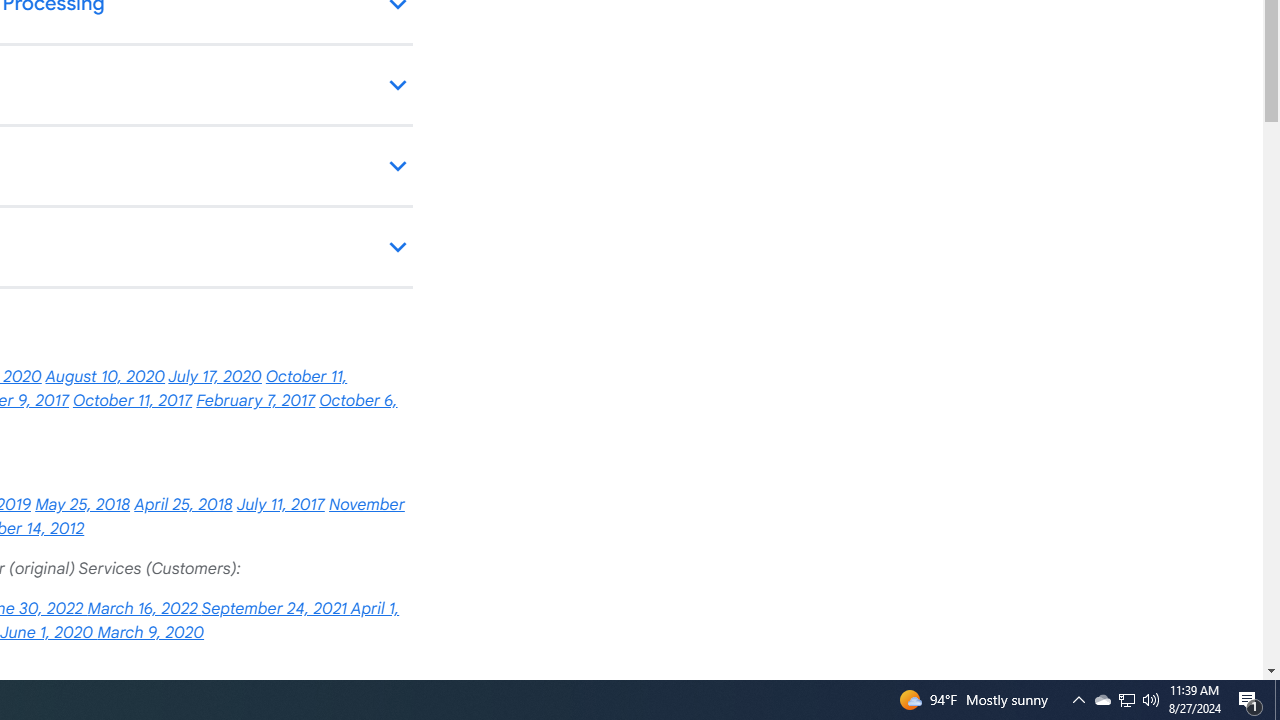 This screenshot has height=720, width=1280. Describe the element at coordinates (215, 377) in the screenshot. I see `'July 17, 2020'` at that location.